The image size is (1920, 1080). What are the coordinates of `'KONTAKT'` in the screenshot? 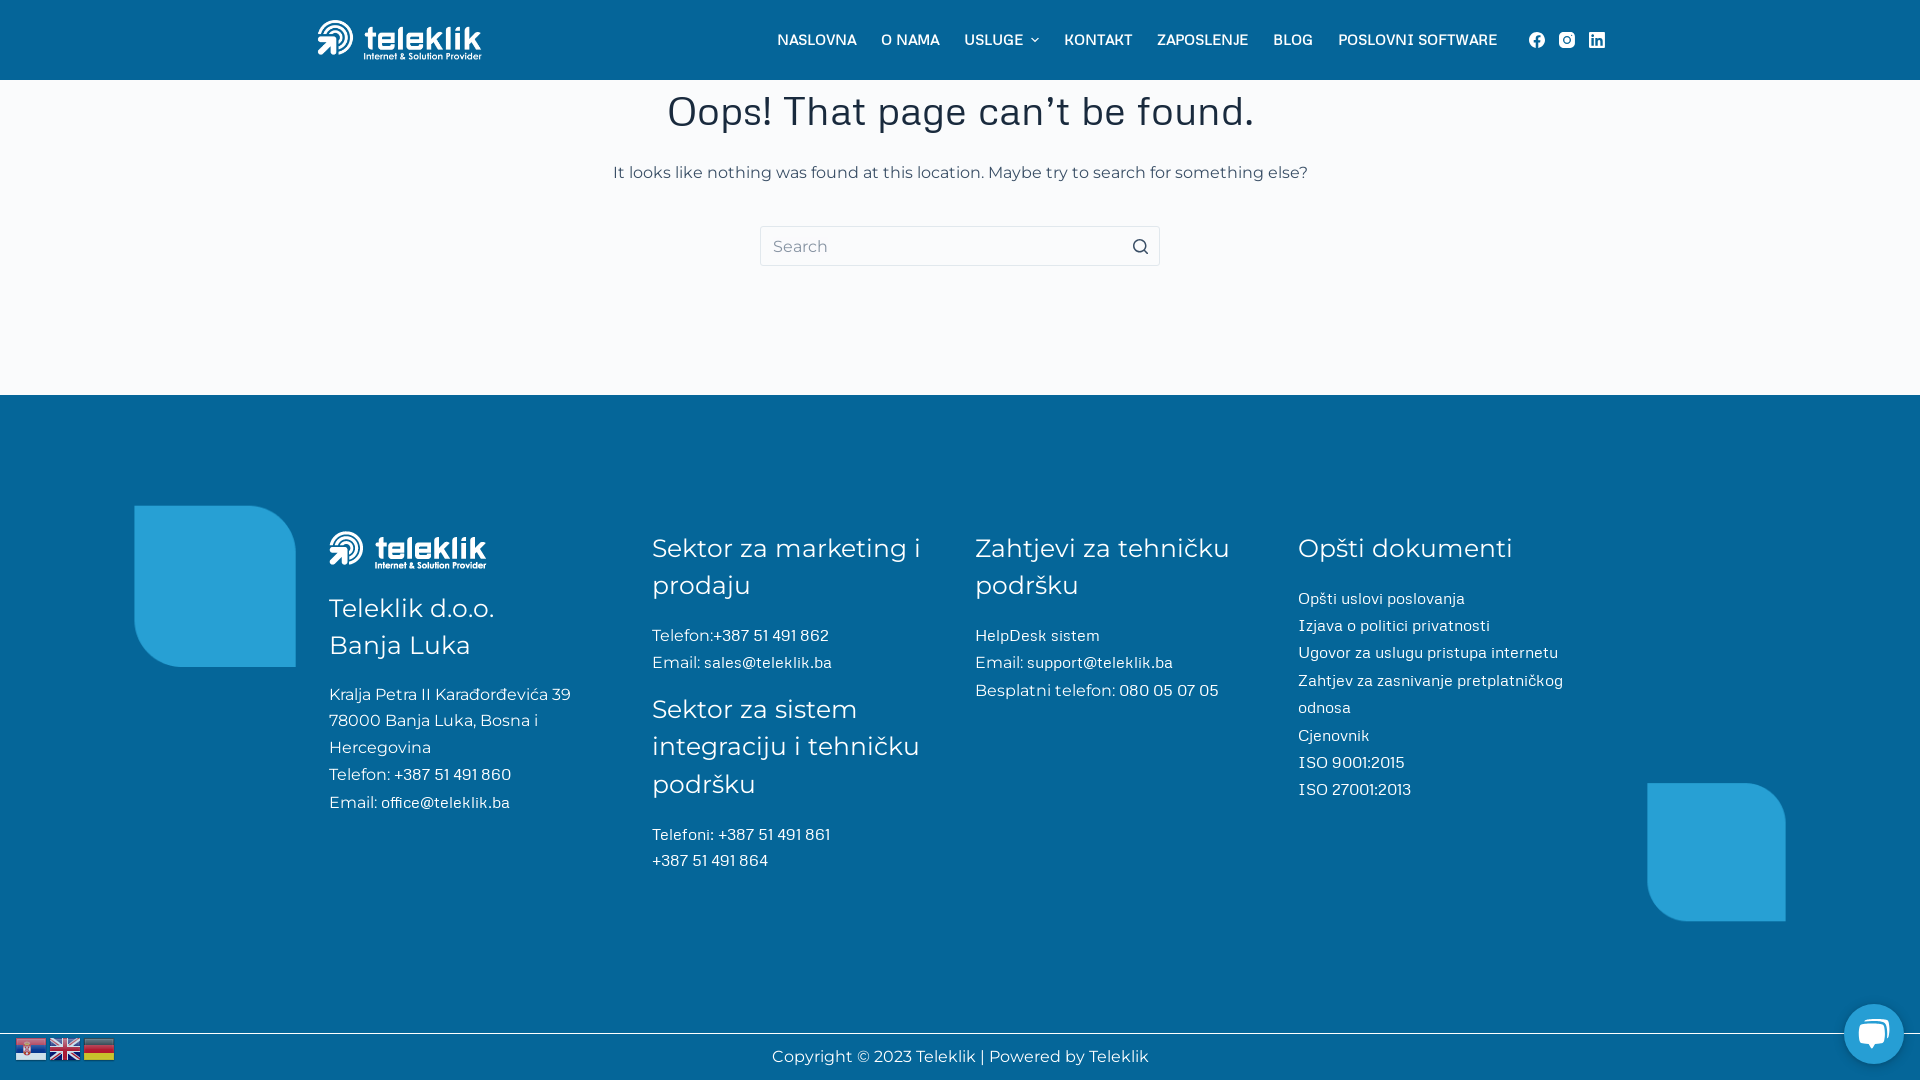 It's located at (1096, 39).